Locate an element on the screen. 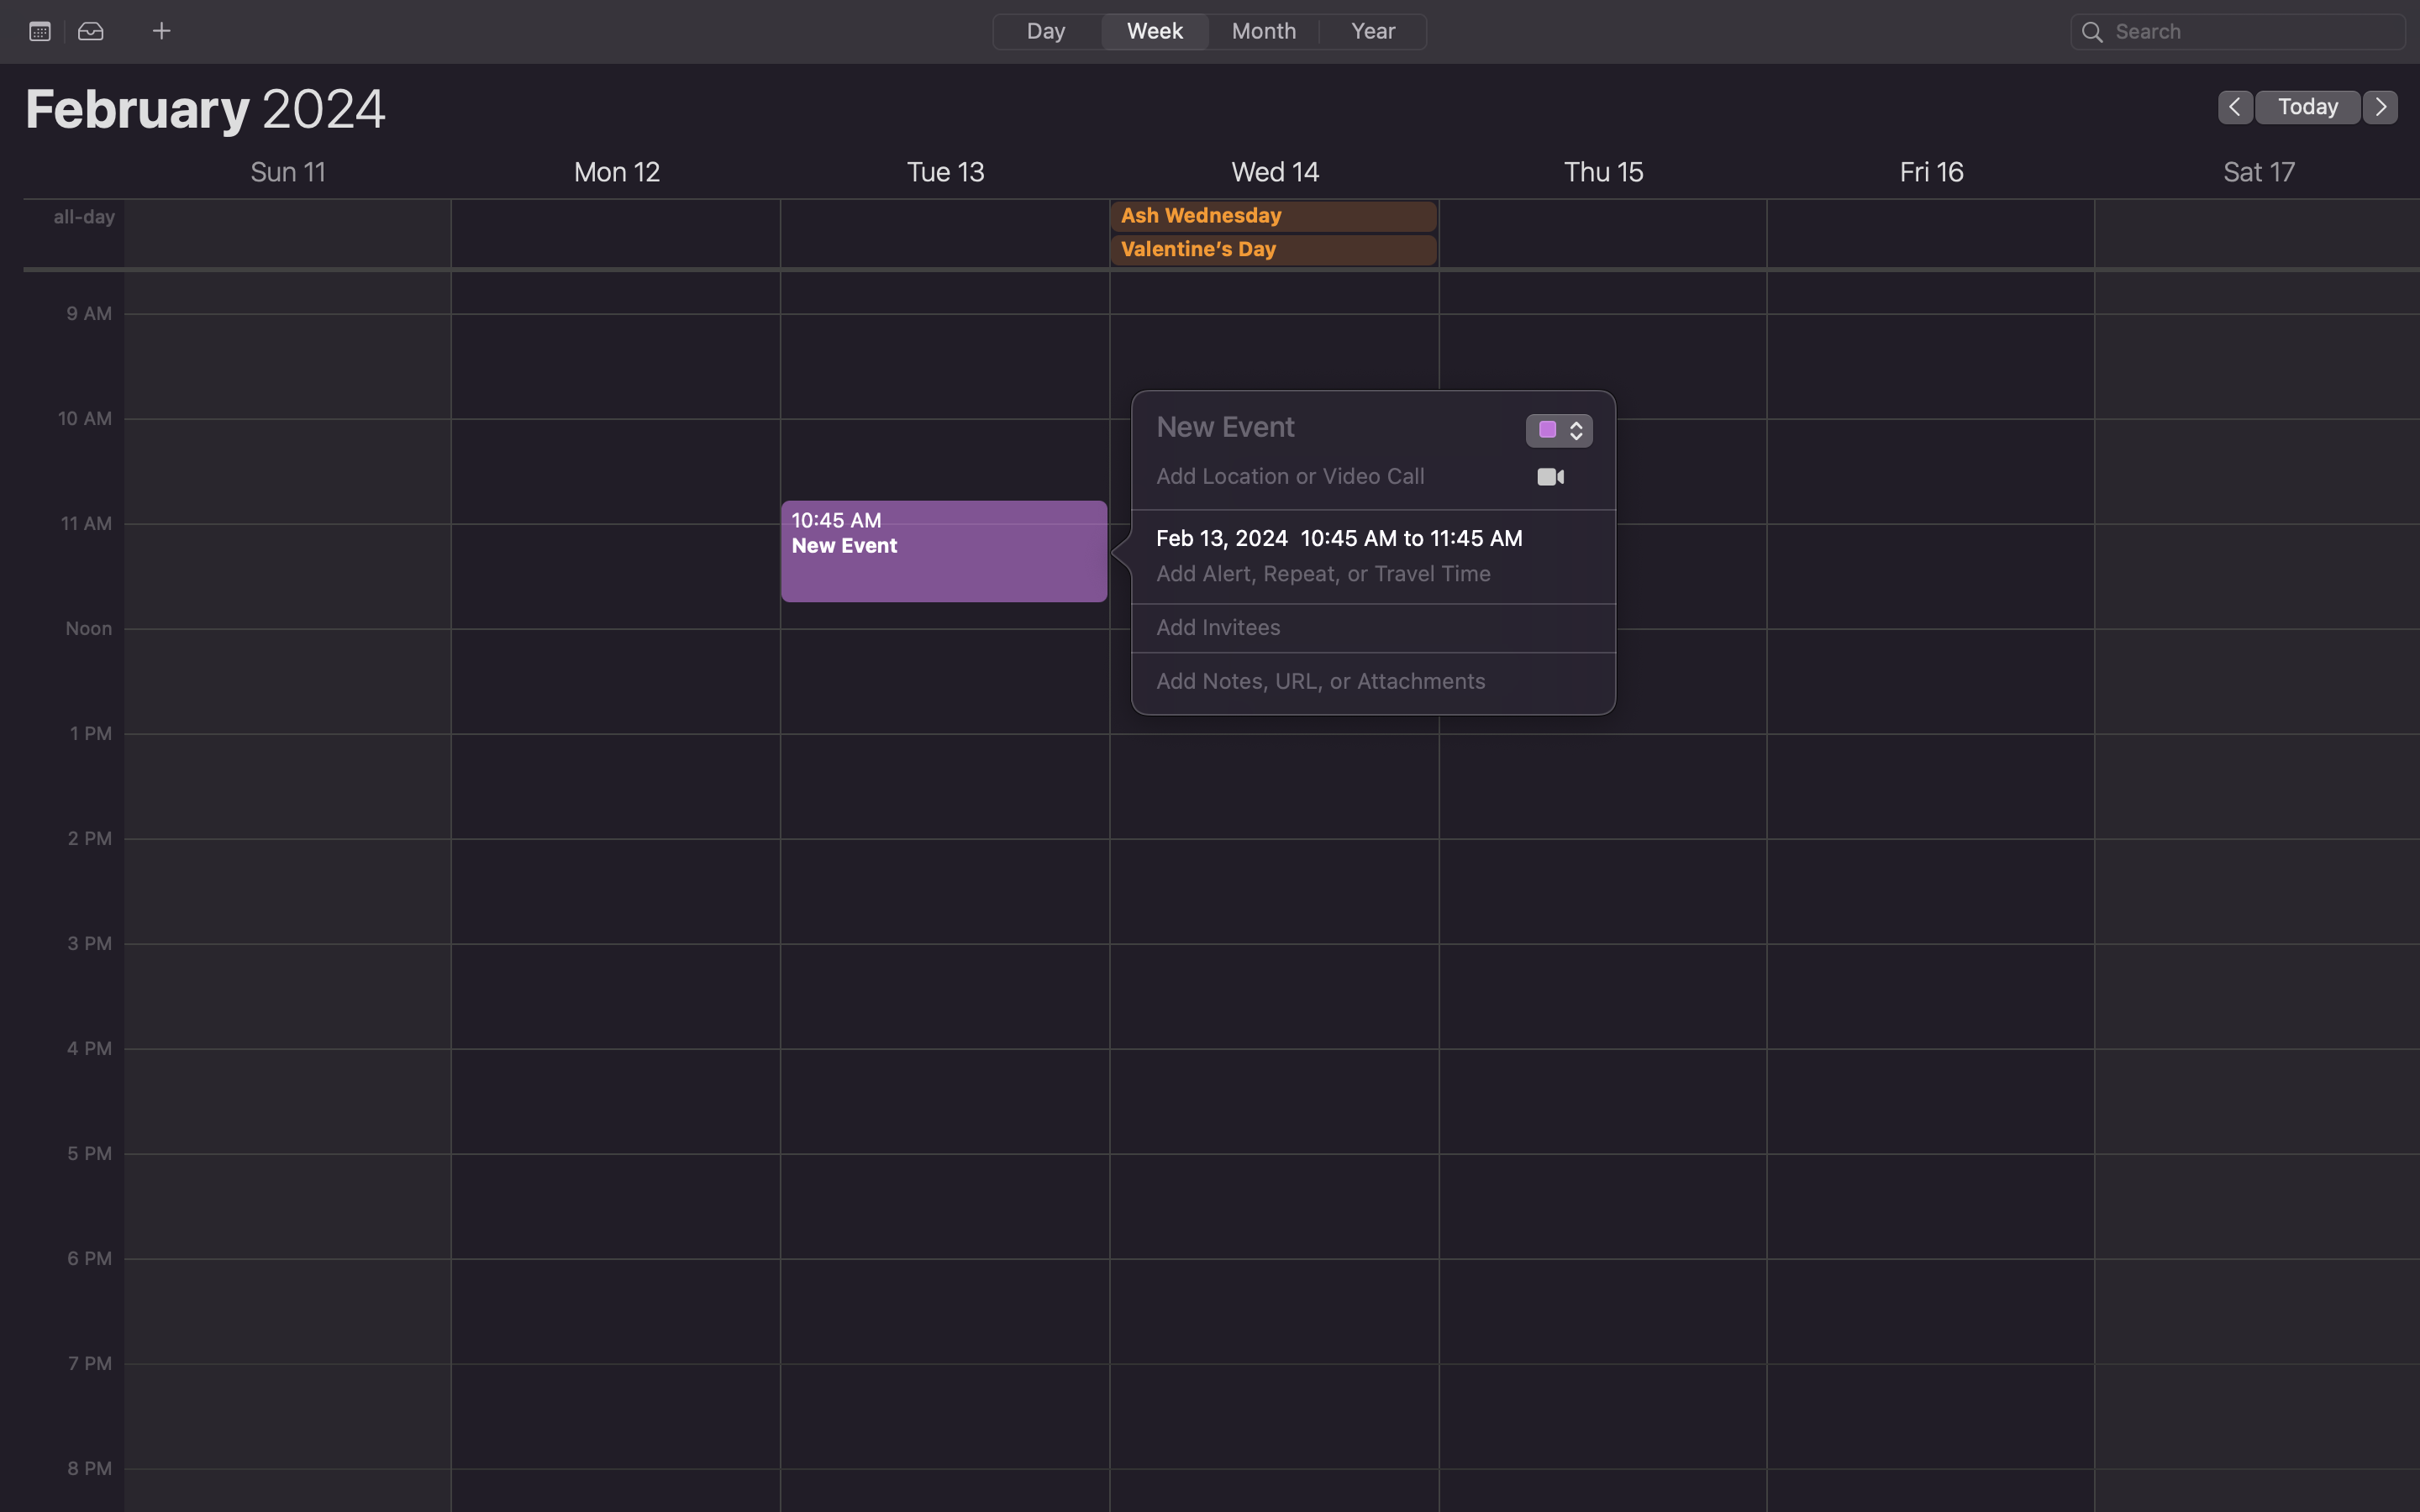 This screenshot has height=1512, width=2420. Insert "Conference Room 2" as a new location is located at coordinates (1326, 483).